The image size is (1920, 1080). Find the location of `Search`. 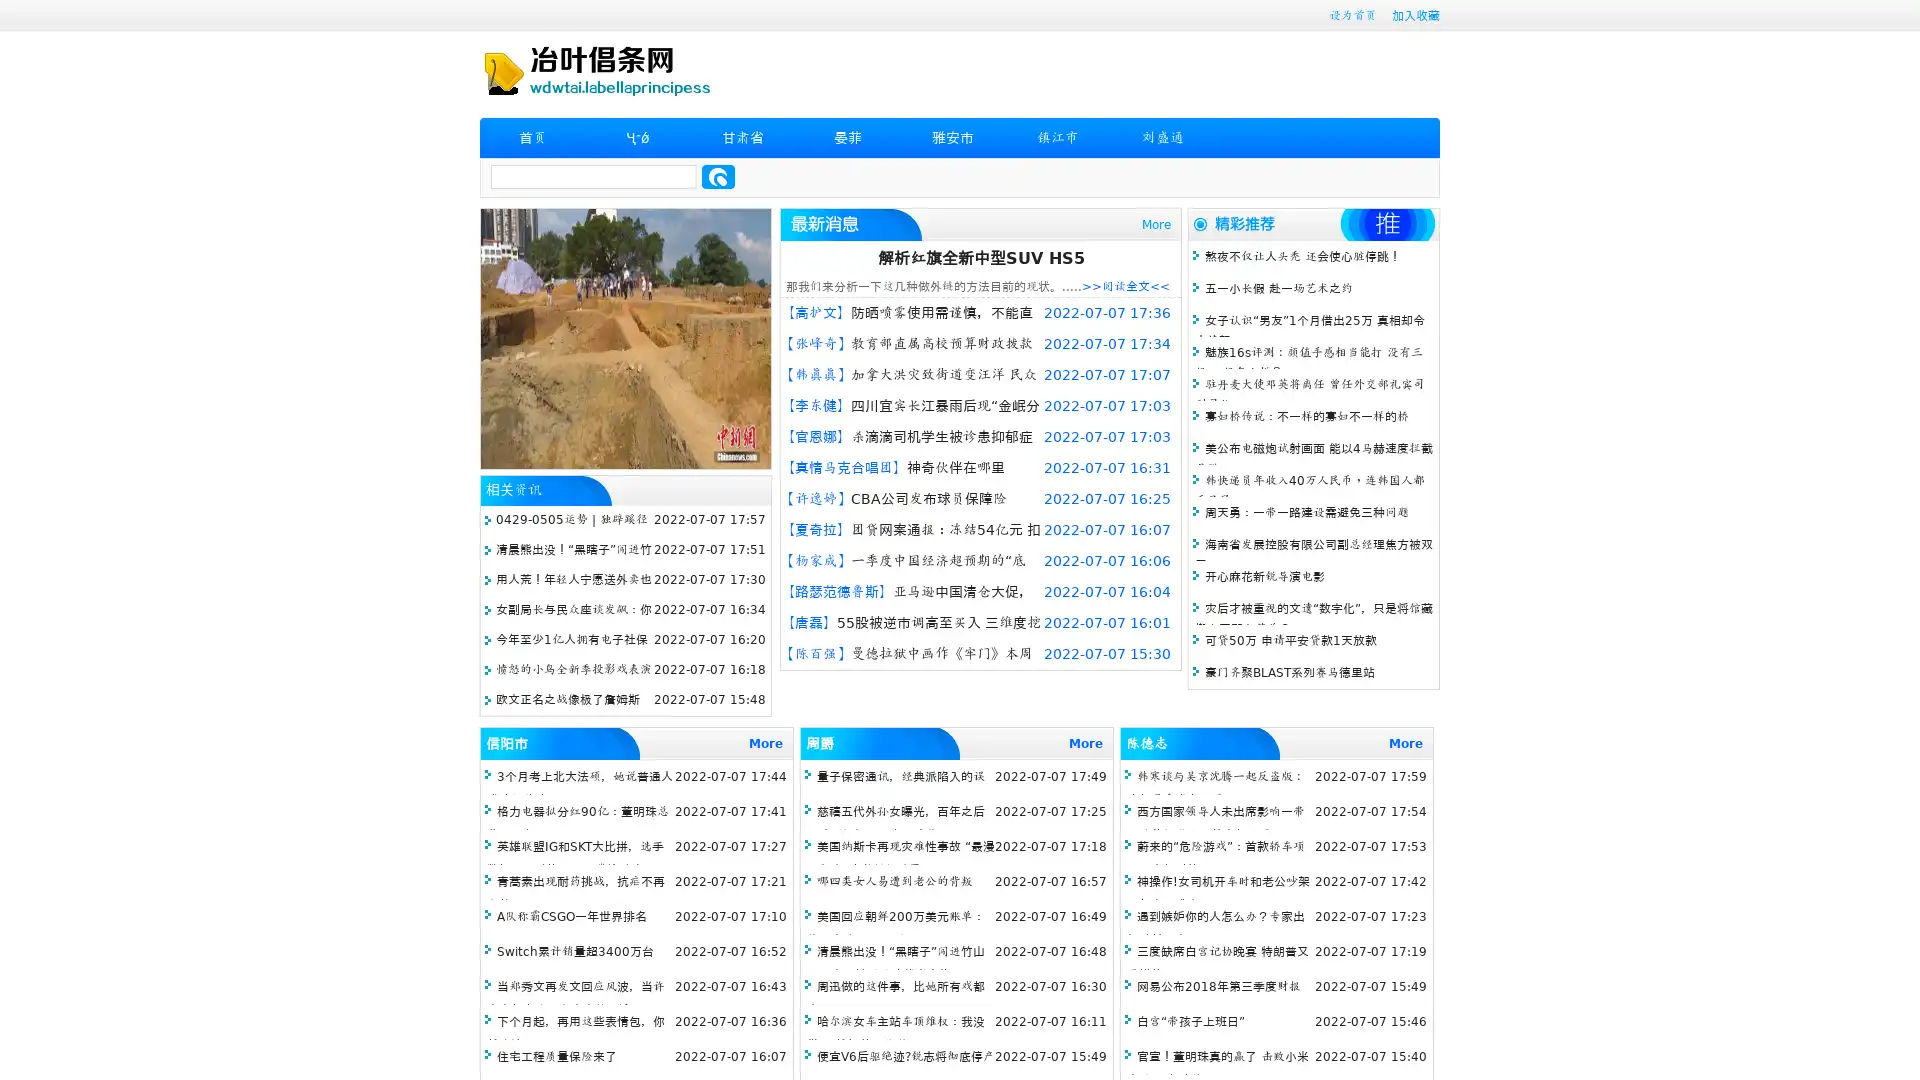

Search is located at coordinates (718, 176).